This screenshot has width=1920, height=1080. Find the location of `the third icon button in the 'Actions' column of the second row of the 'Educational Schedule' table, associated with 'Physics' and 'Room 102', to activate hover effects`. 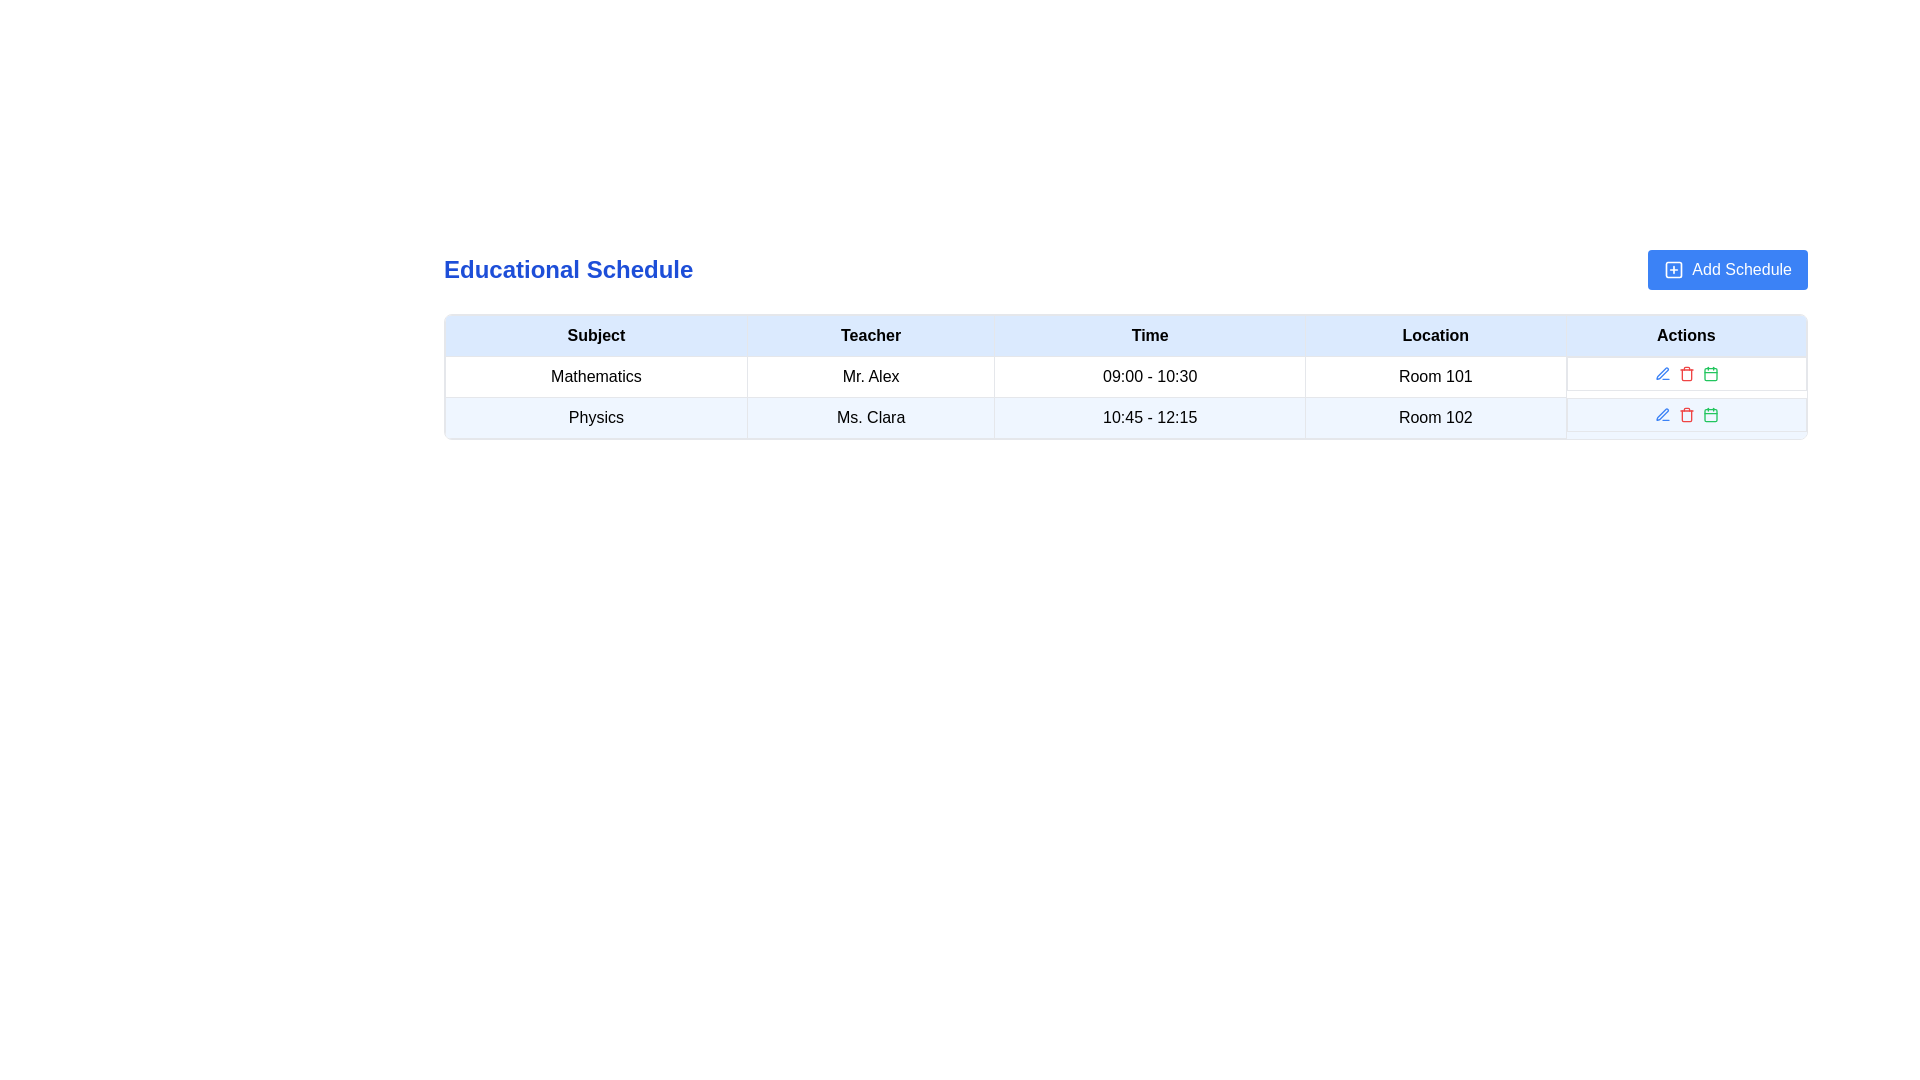

the third icon button in the 'Actions' column of the second row of the 'Educational Schedule' table, associated with 'Physics' and 'Room 102', to activate hover effects is located at coordinates (1709, 374).